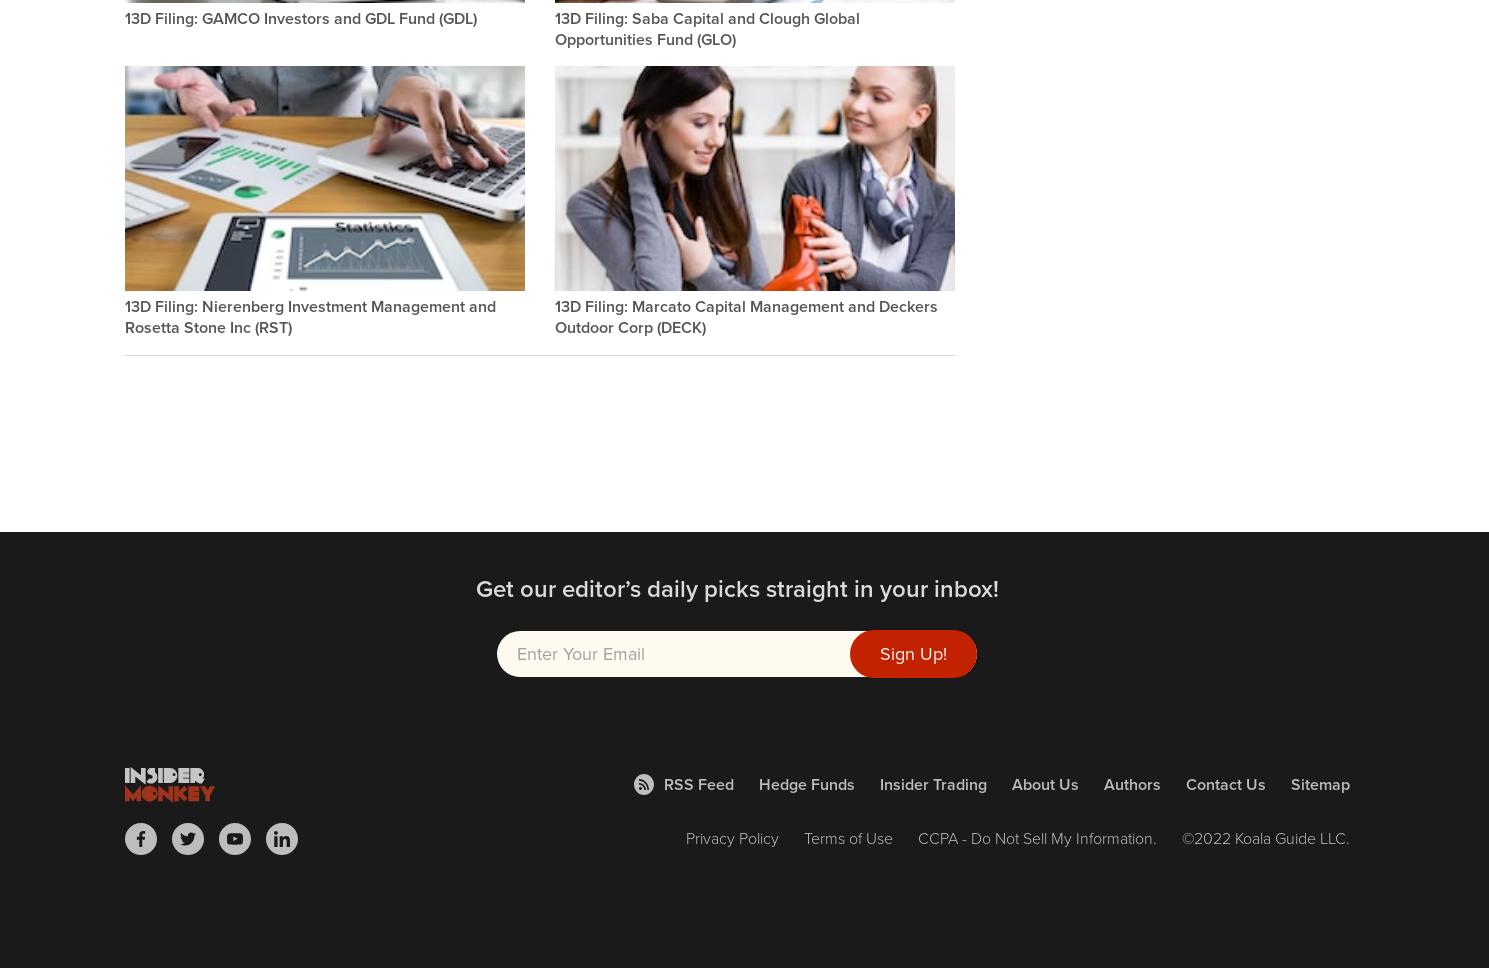 The height and width of the screenshot is (968, 1489). What do you see at coordinates (299, 17) in the screenshot?
I see `'13D Filing: GAMCO Investors and GDL Fund (GDL)'` at bounding box center [299, 17].